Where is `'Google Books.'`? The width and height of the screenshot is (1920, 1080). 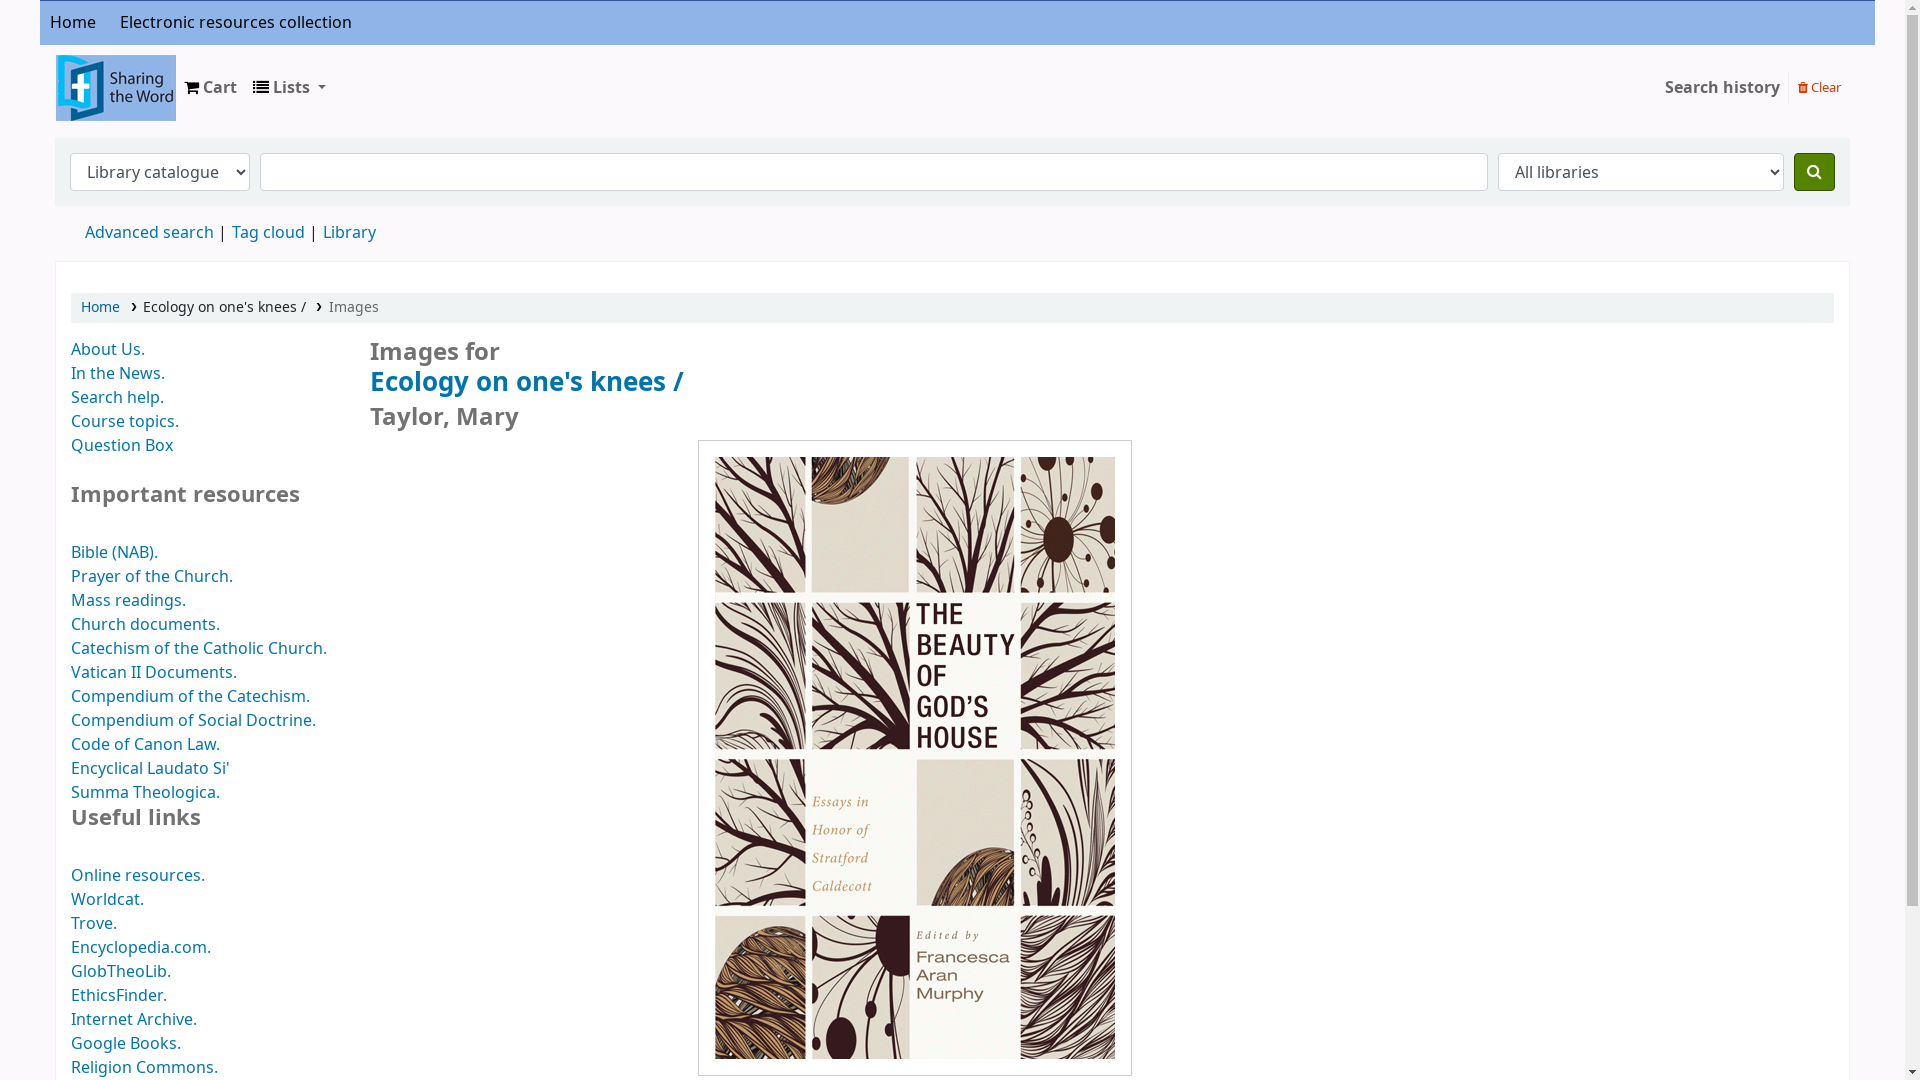 'Google Books.' is located at coordinates (124, 1043).